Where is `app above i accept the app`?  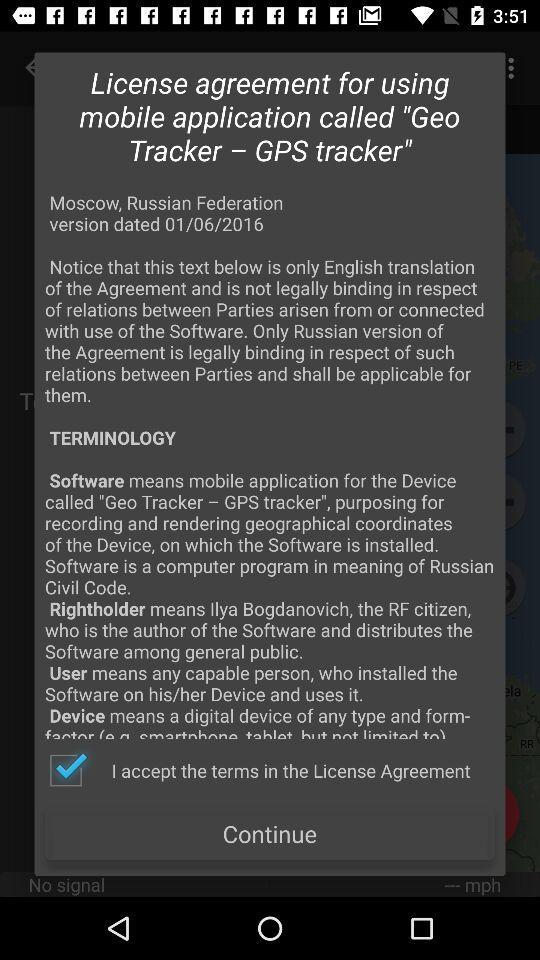
app above i accept the app is located at coordinates (270, 464).